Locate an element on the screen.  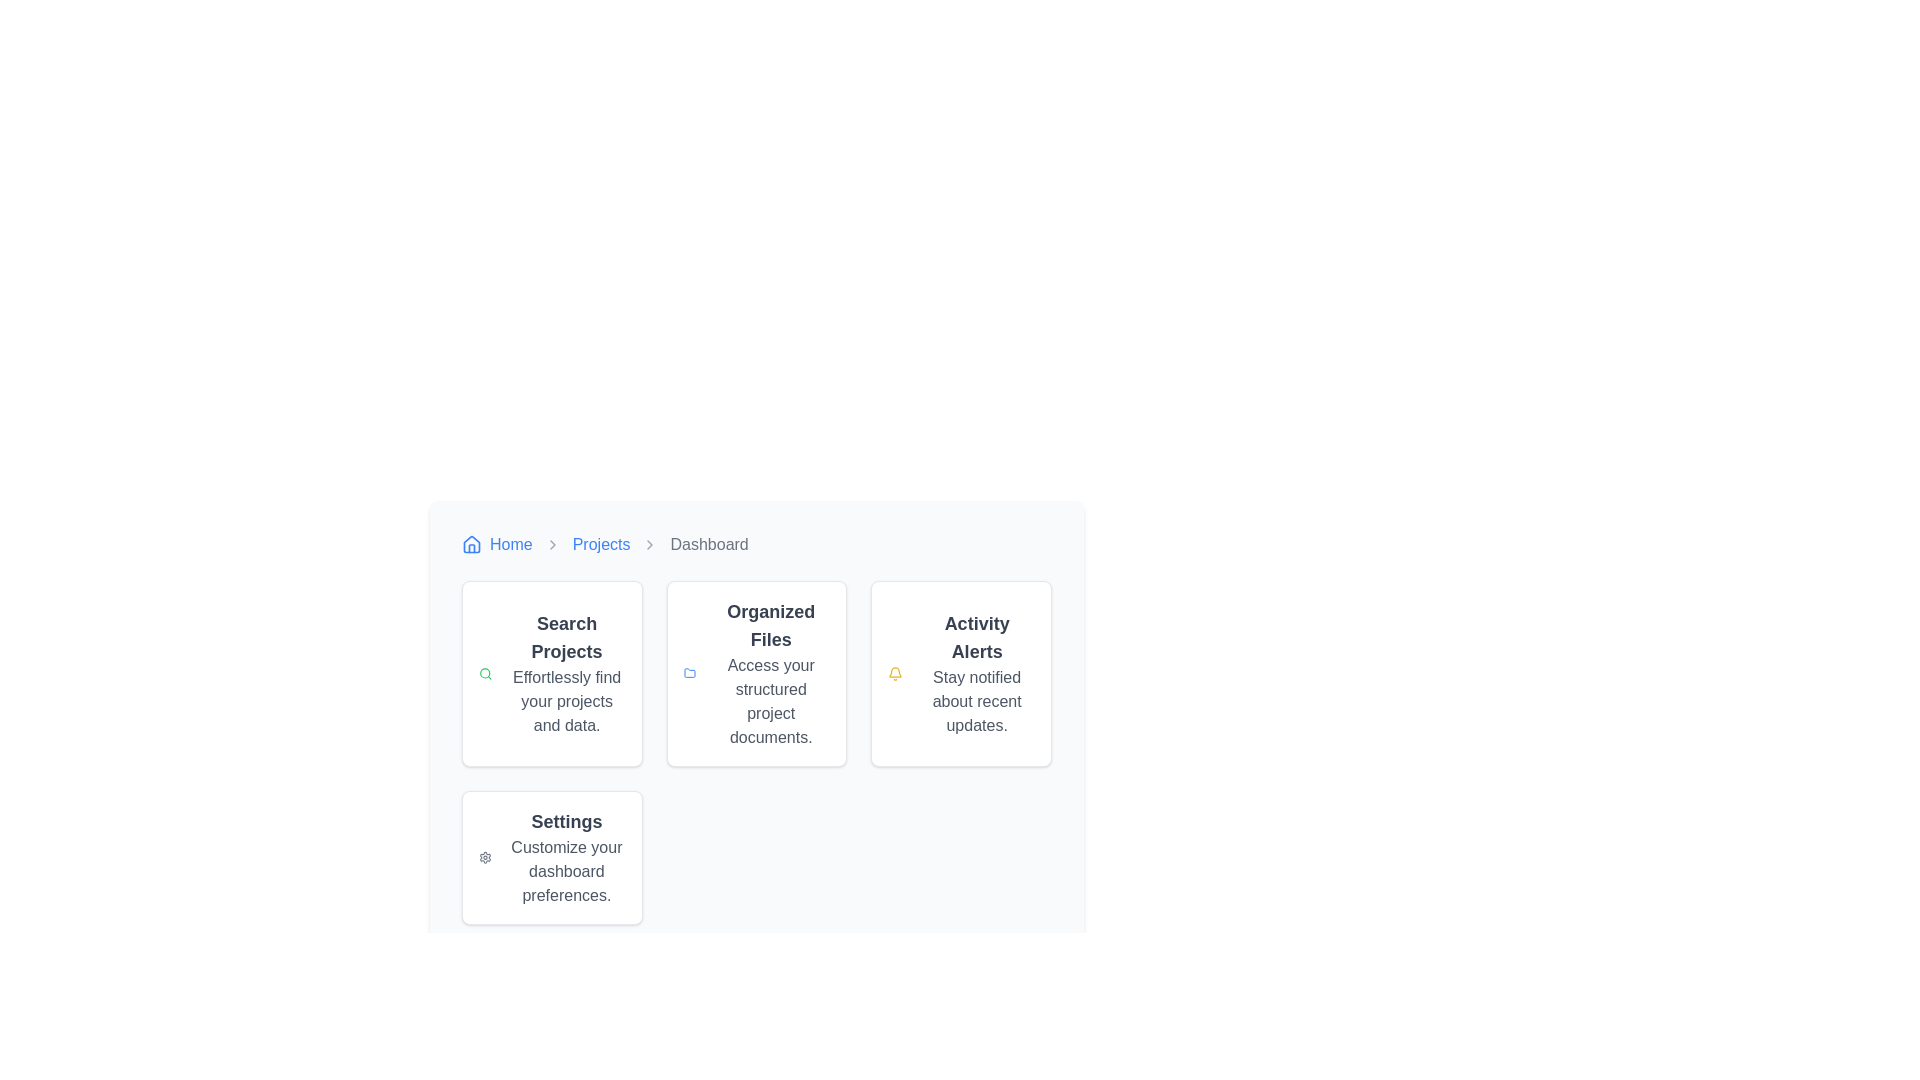
the decorative SVG graphic icon representing a folder in the 'Organized Files' section of the UI is located at coordinates (689, 673).